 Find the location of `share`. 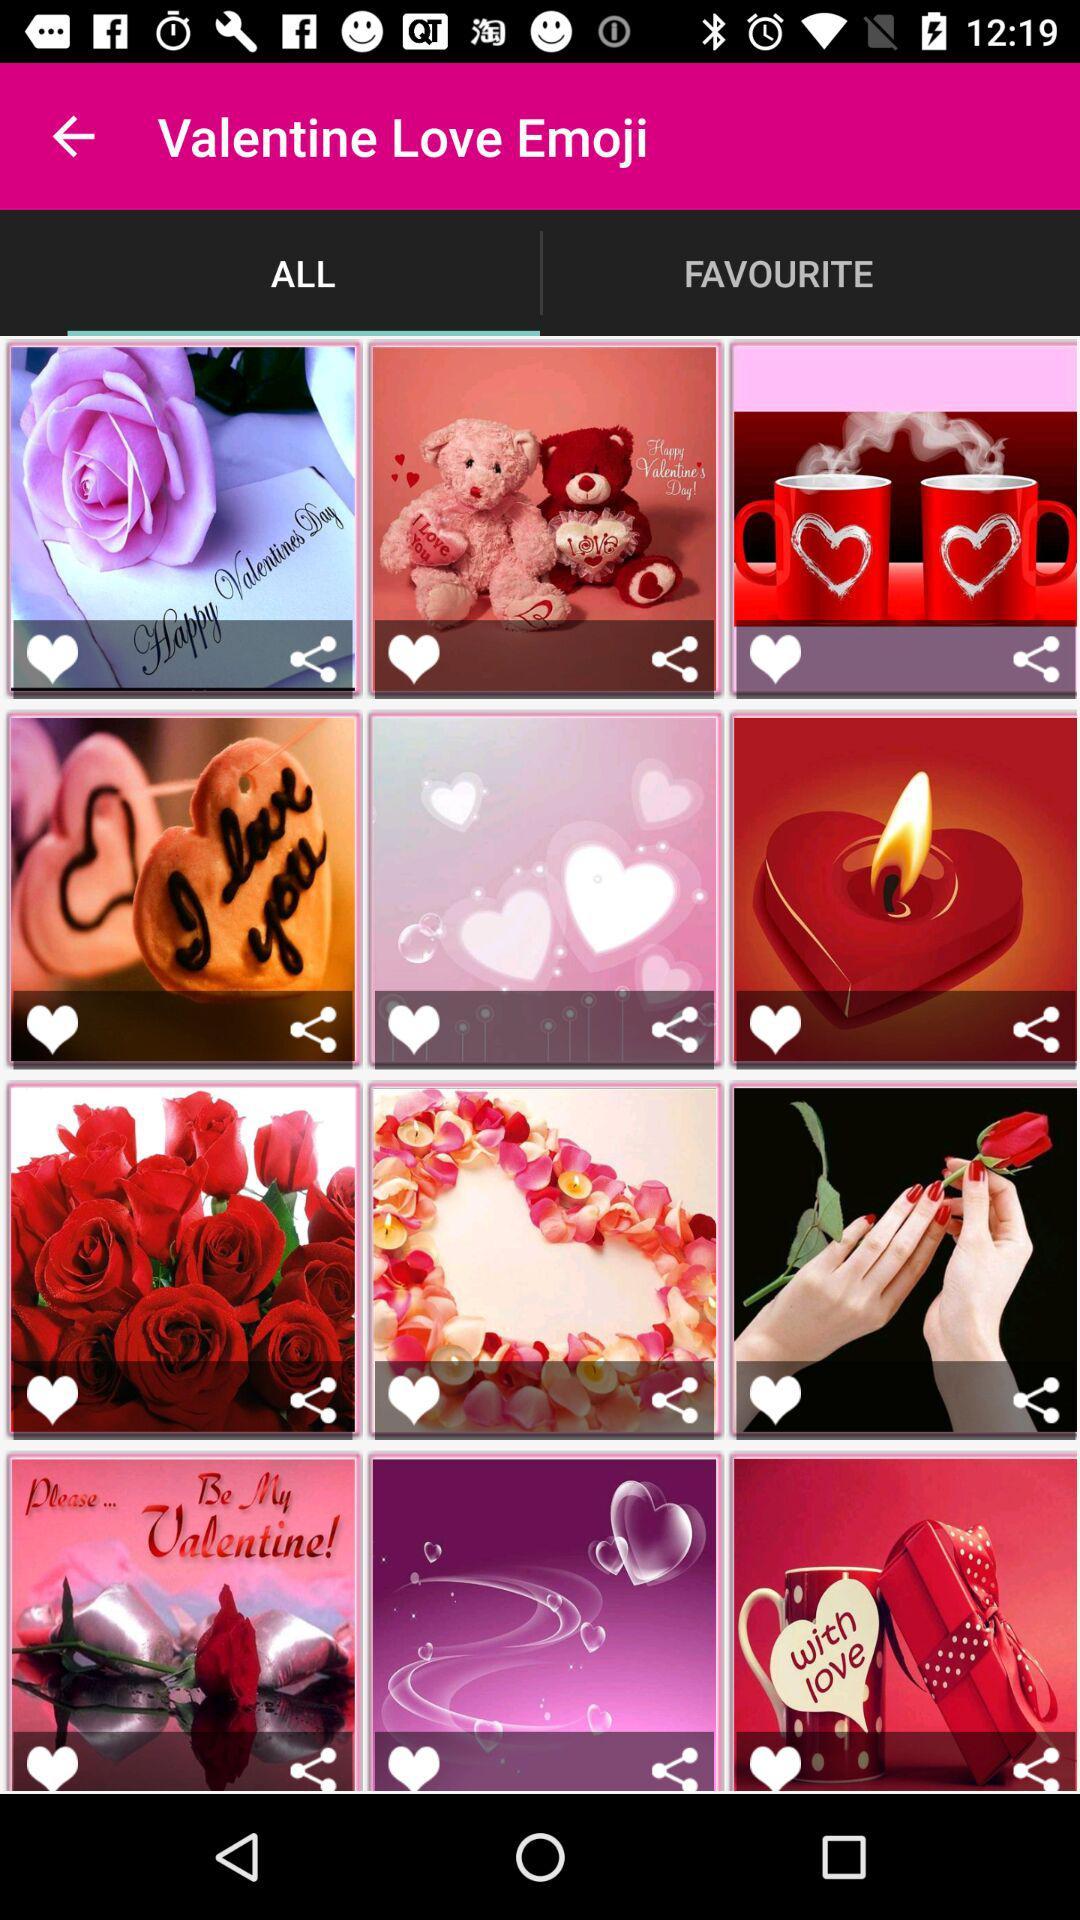

share is located at coordinates (313, 1029).